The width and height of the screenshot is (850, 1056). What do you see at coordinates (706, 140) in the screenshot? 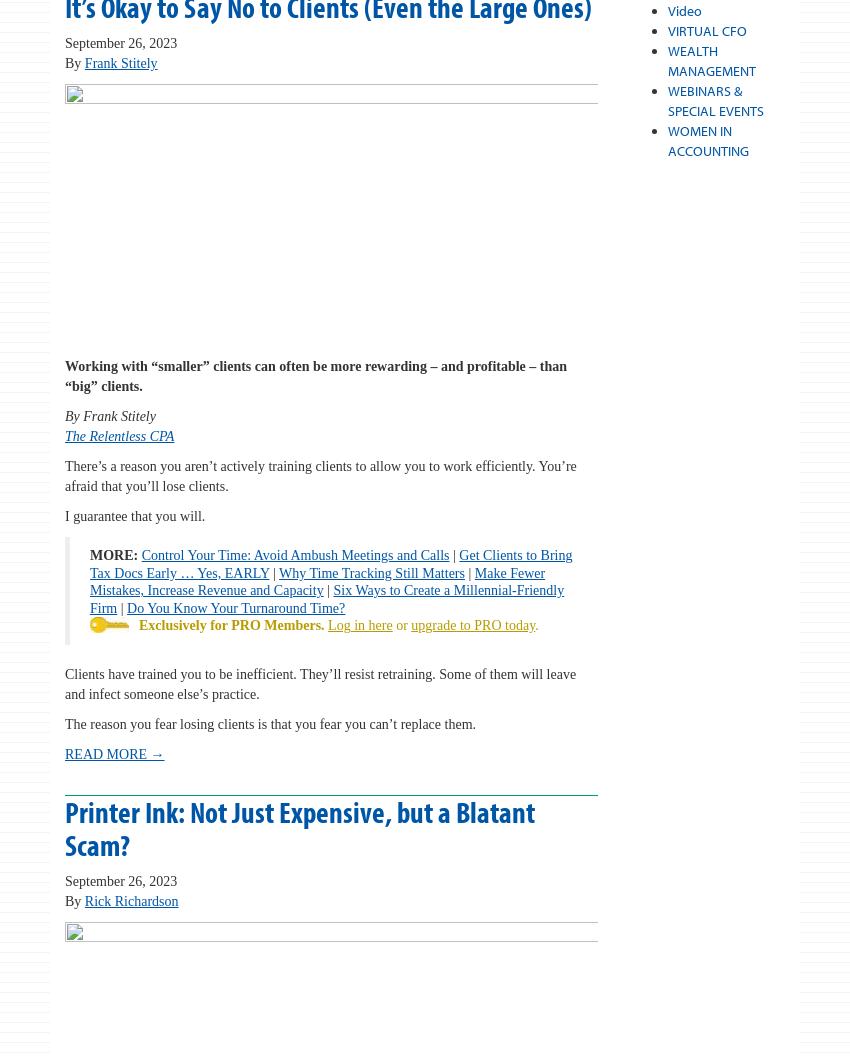
I see `'WOMEN IN ACCOUNTING'` at bounding box center [706, 140].